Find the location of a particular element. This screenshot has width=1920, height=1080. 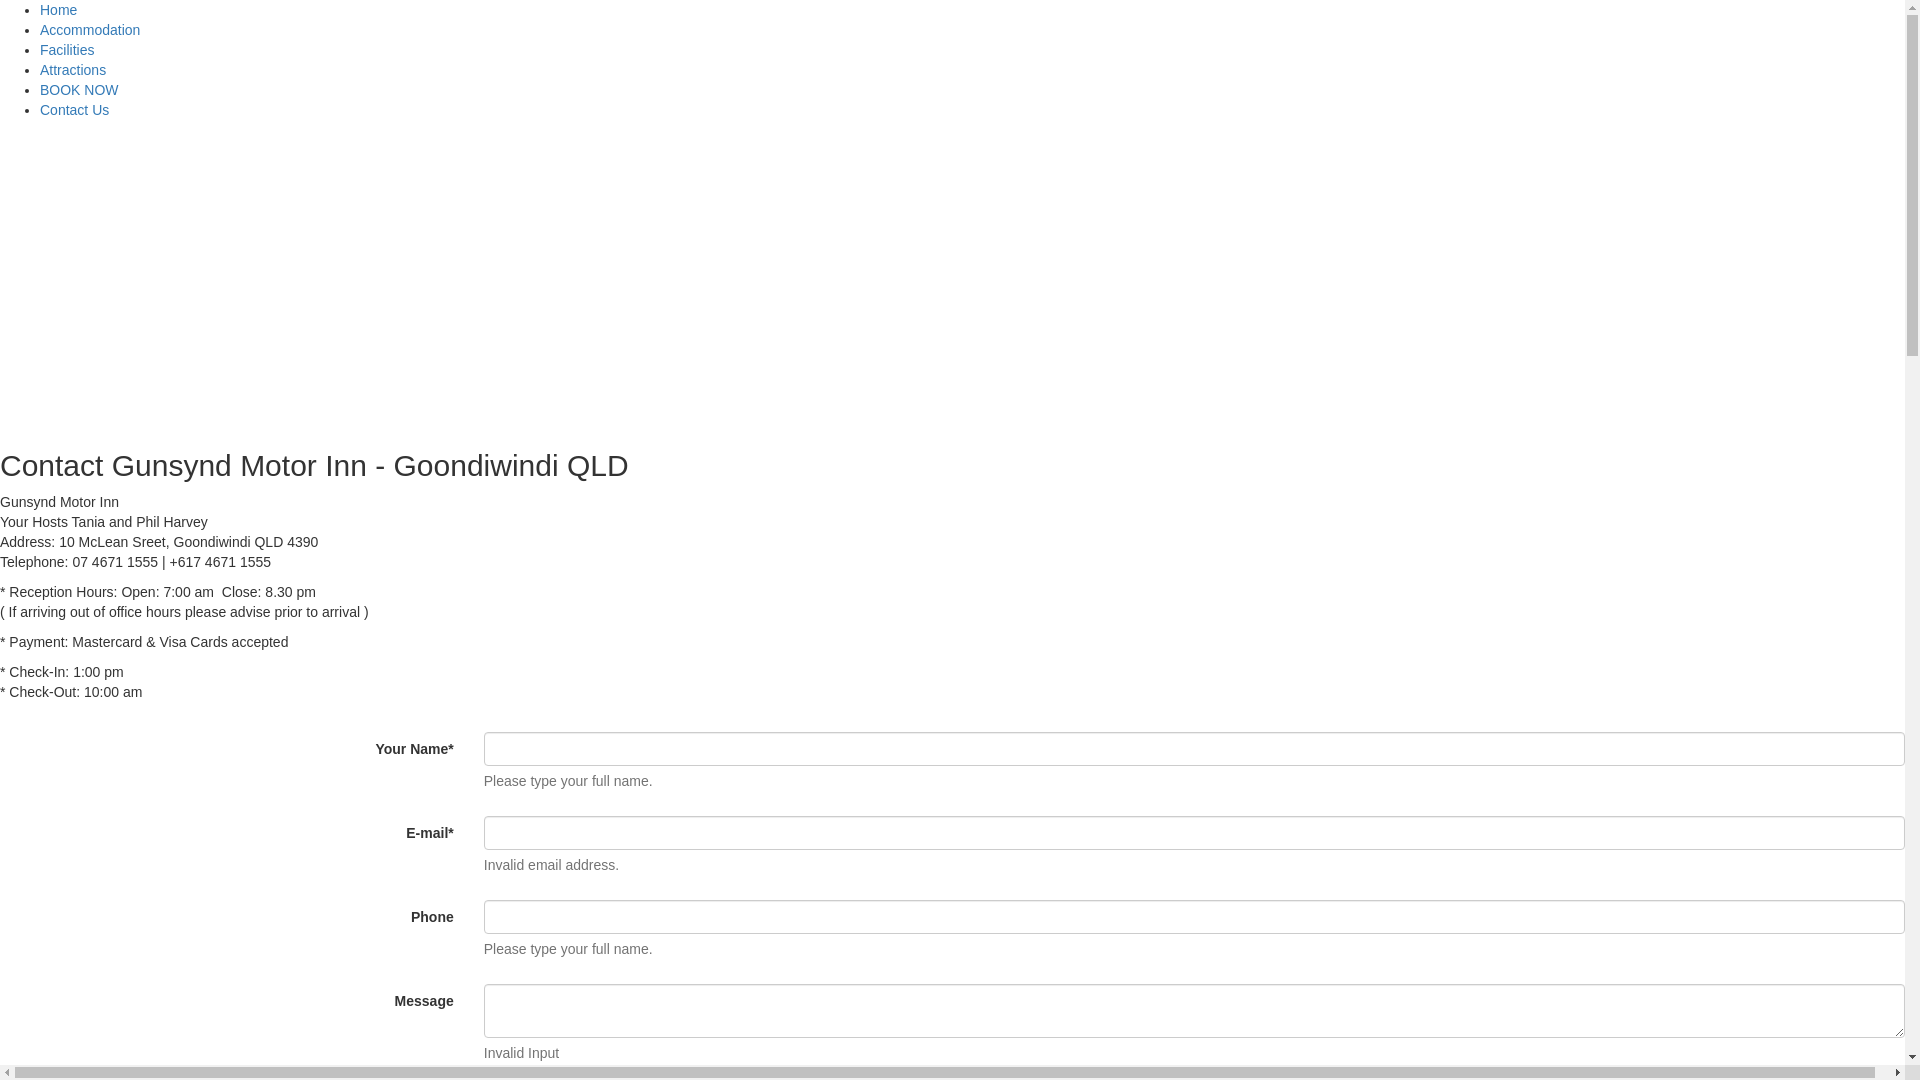

'BOOK NOW' is located at coordinates (79, 88).